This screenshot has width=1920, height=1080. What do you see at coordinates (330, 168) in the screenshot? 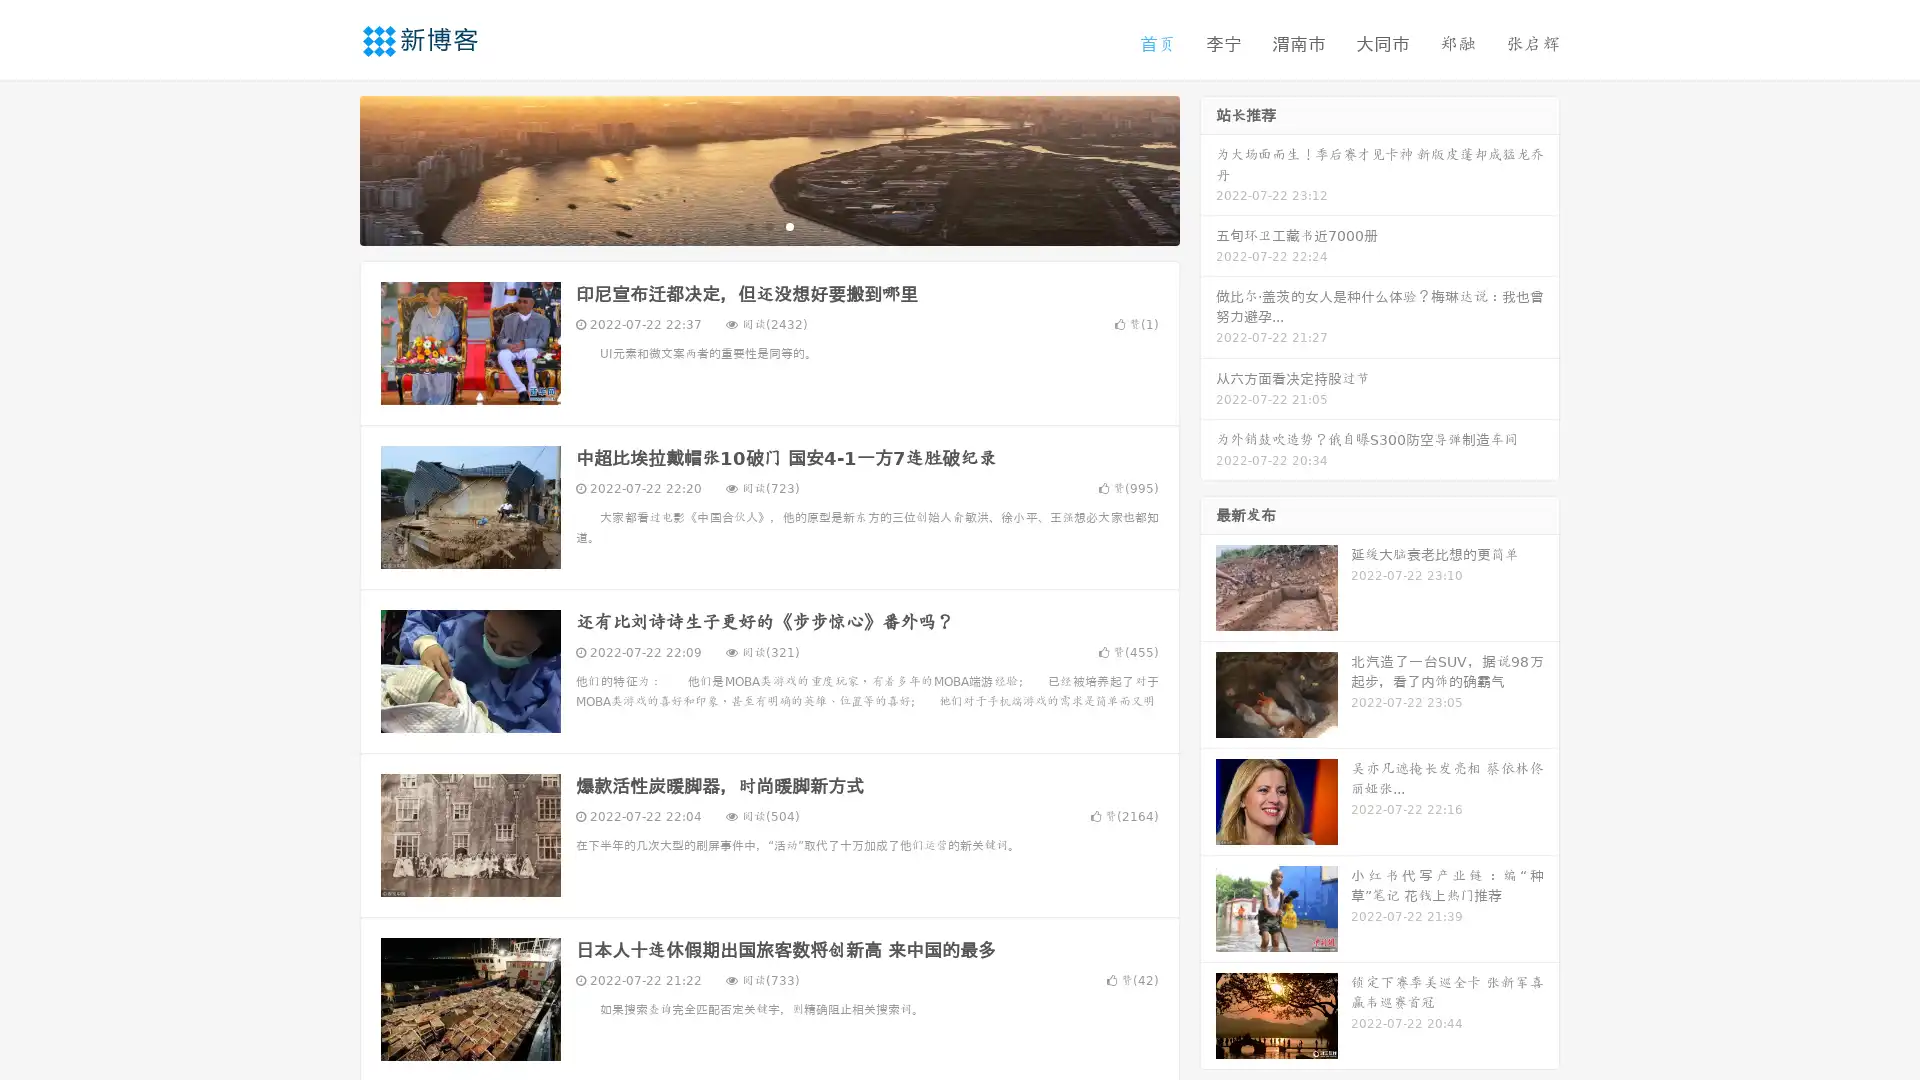
I see `Previous slide` at bounding box center [330, 168].